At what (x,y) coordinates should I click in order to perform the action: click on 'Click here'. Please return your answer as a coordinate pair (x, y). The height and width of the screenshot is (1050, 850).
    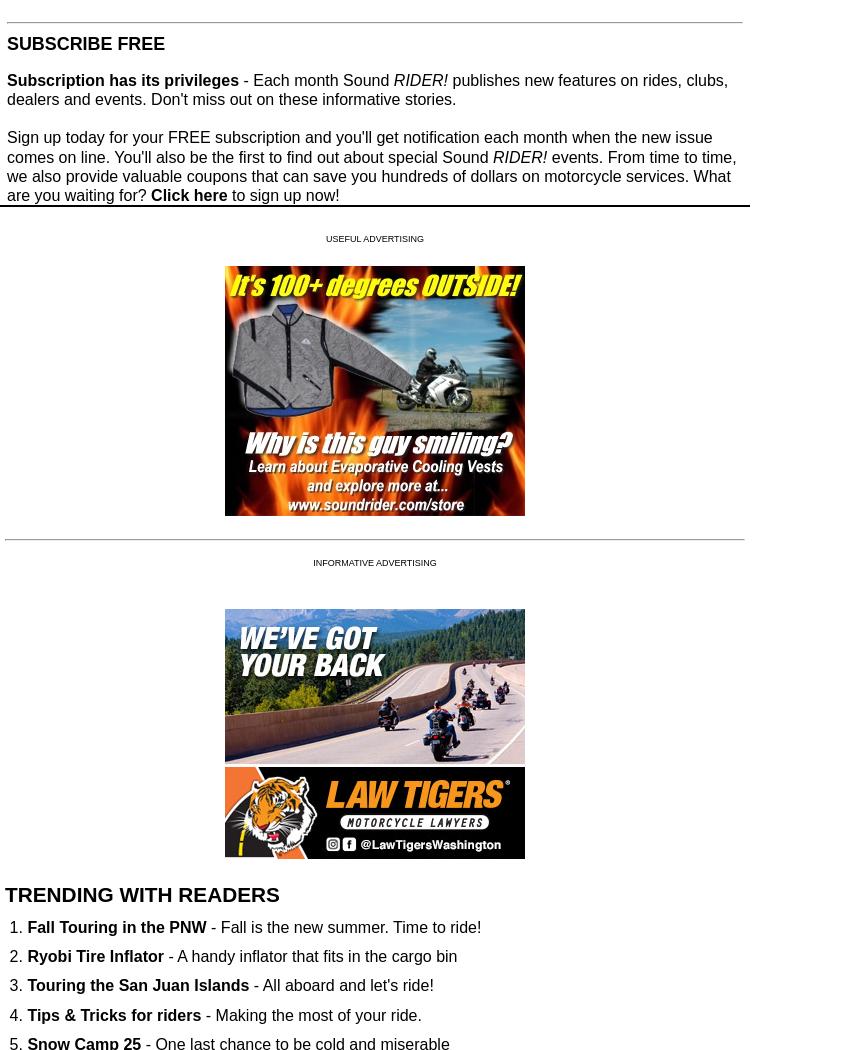
    Looking at the image, I should click on (150, 193).